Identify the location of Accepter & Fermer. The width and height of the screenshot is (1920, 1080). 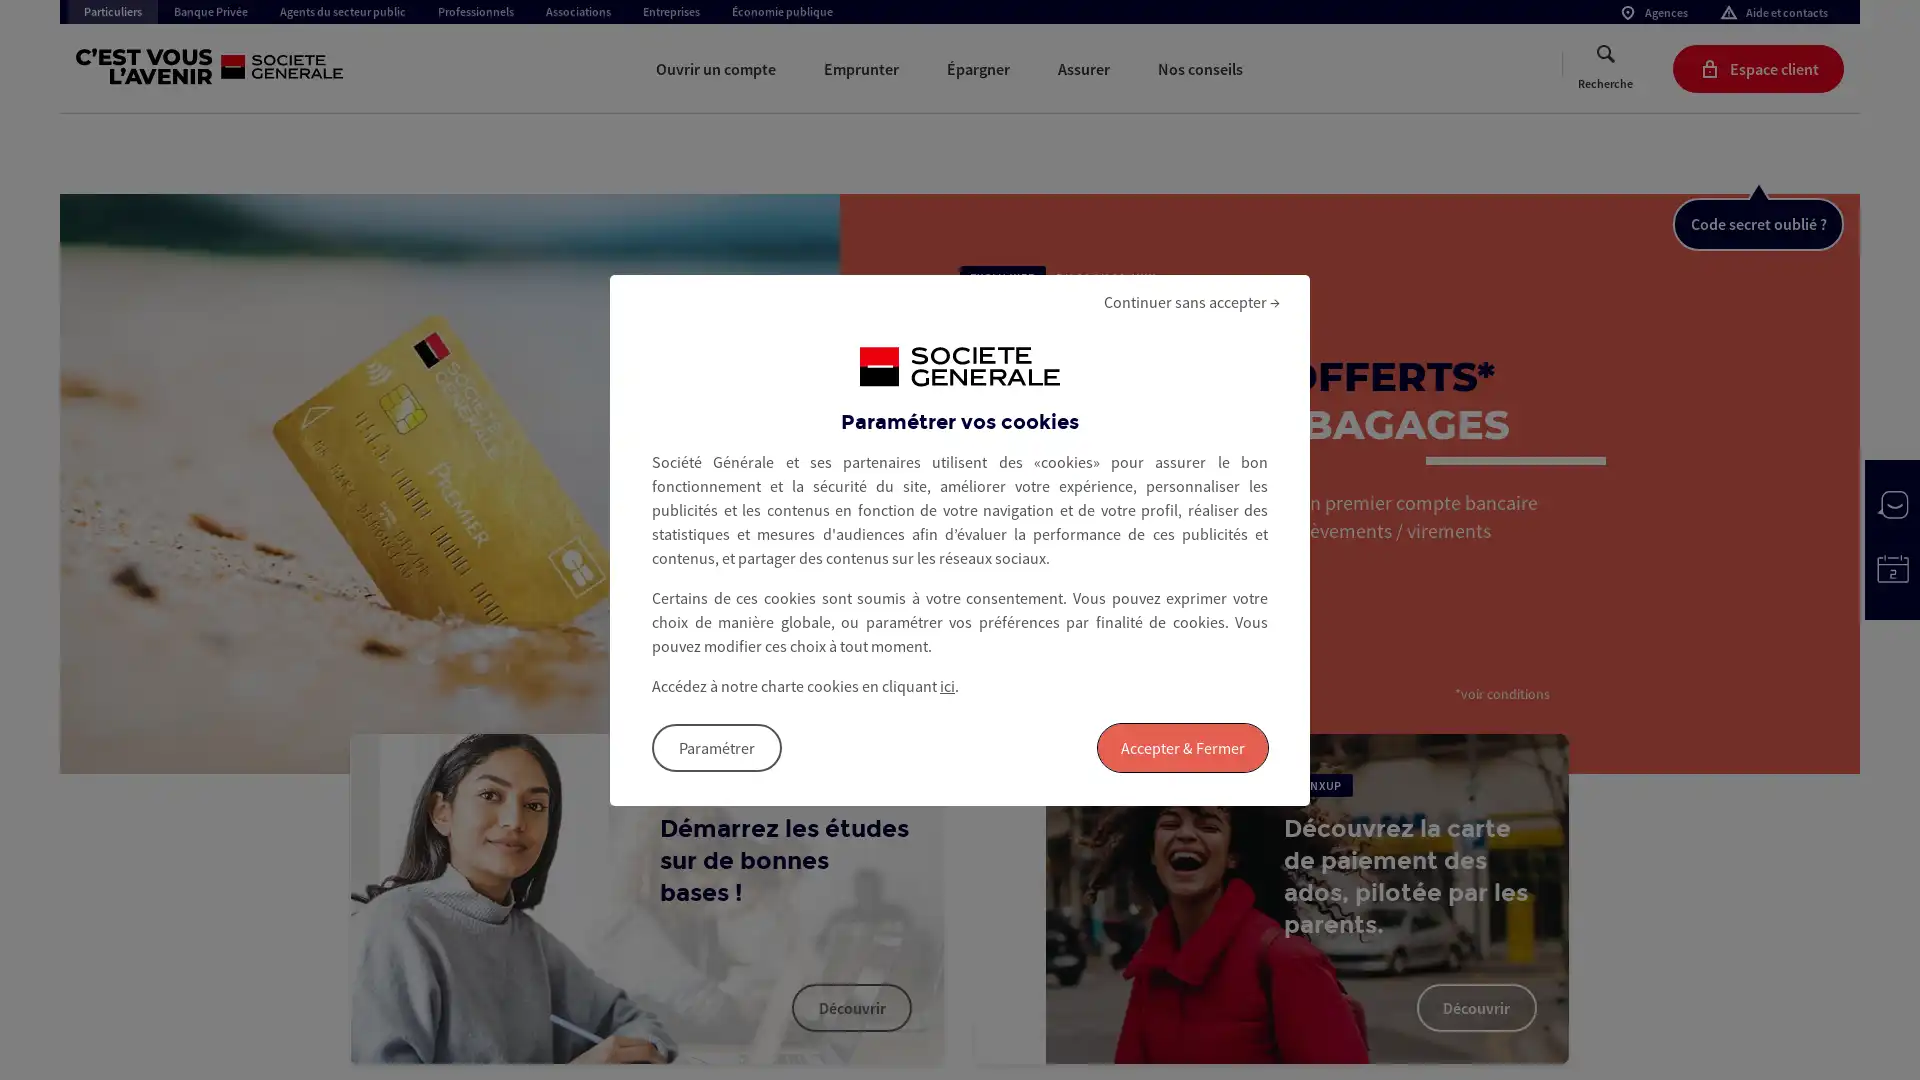
(1182, 747).